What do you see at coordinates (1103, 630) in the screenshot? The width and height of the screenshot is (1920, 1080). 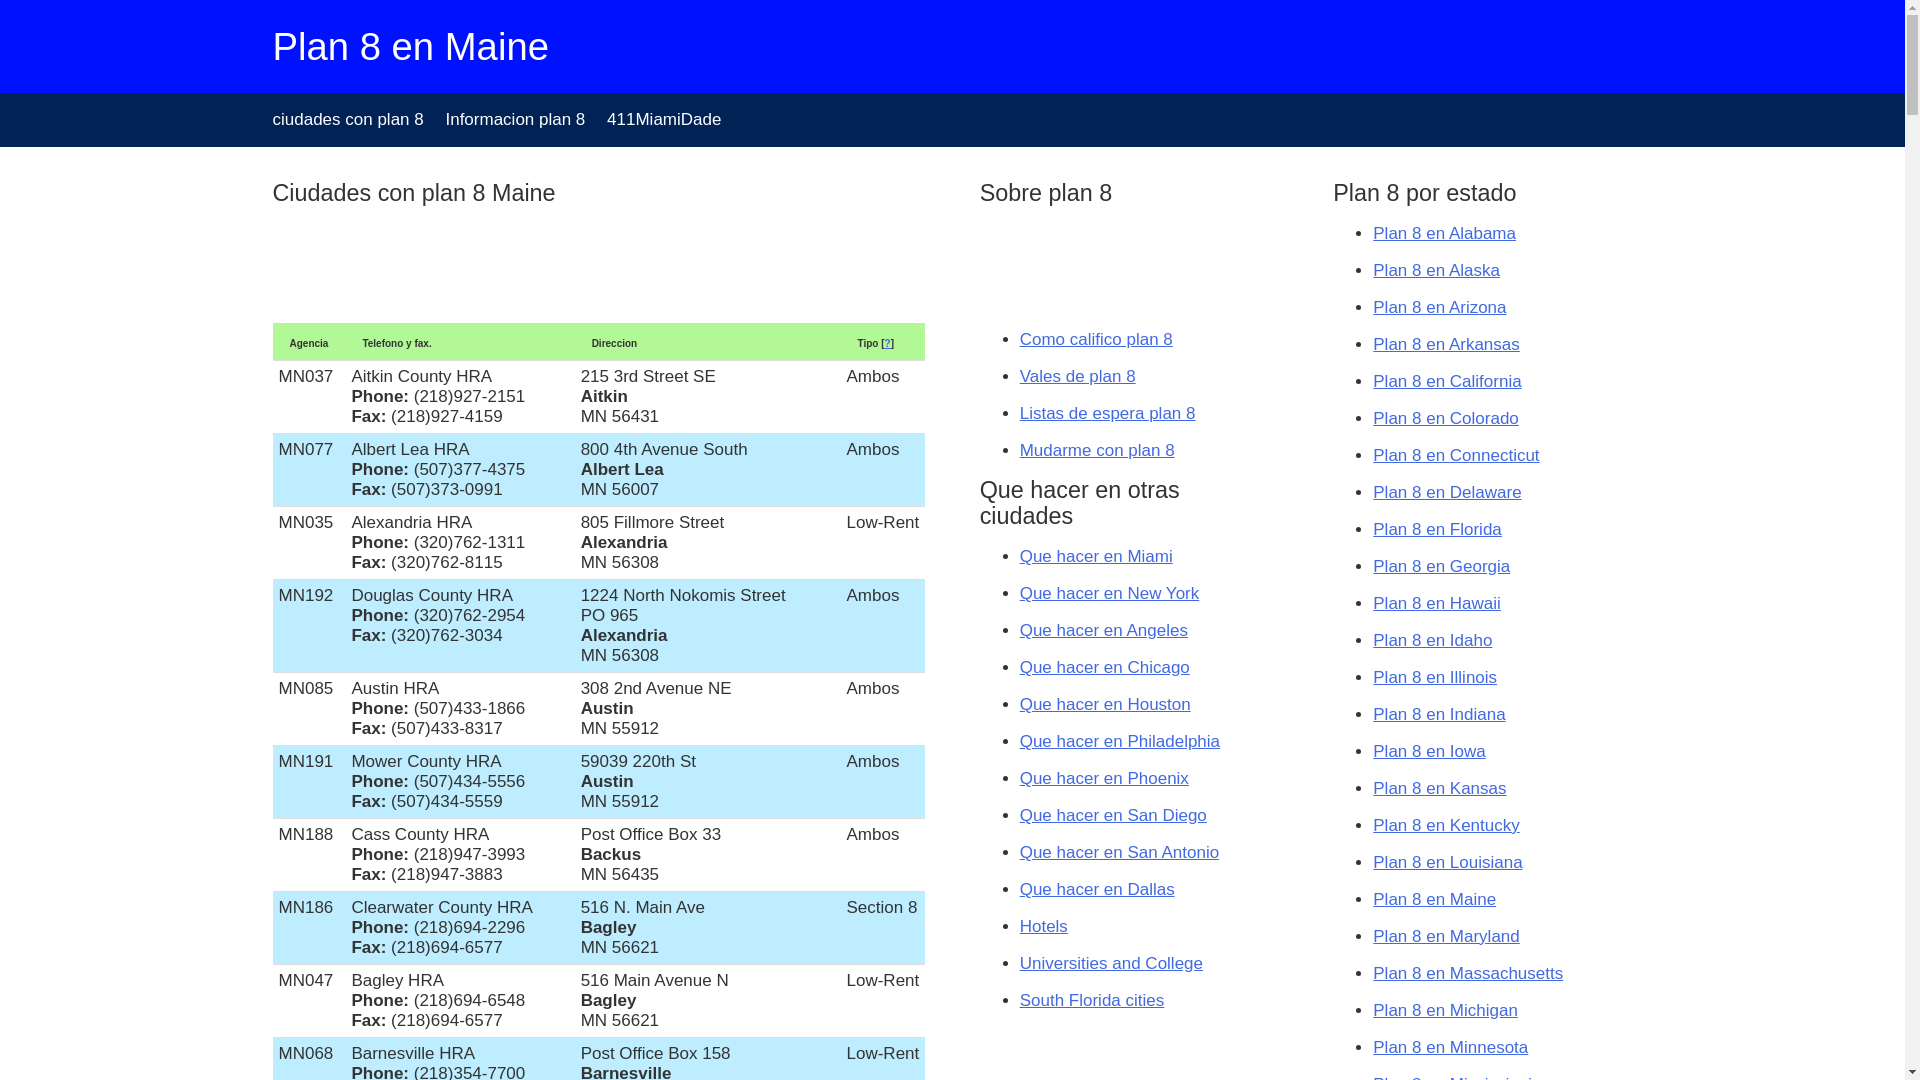 I see `'Que hacer en Angeles'` at bounding box center [1103, 630].